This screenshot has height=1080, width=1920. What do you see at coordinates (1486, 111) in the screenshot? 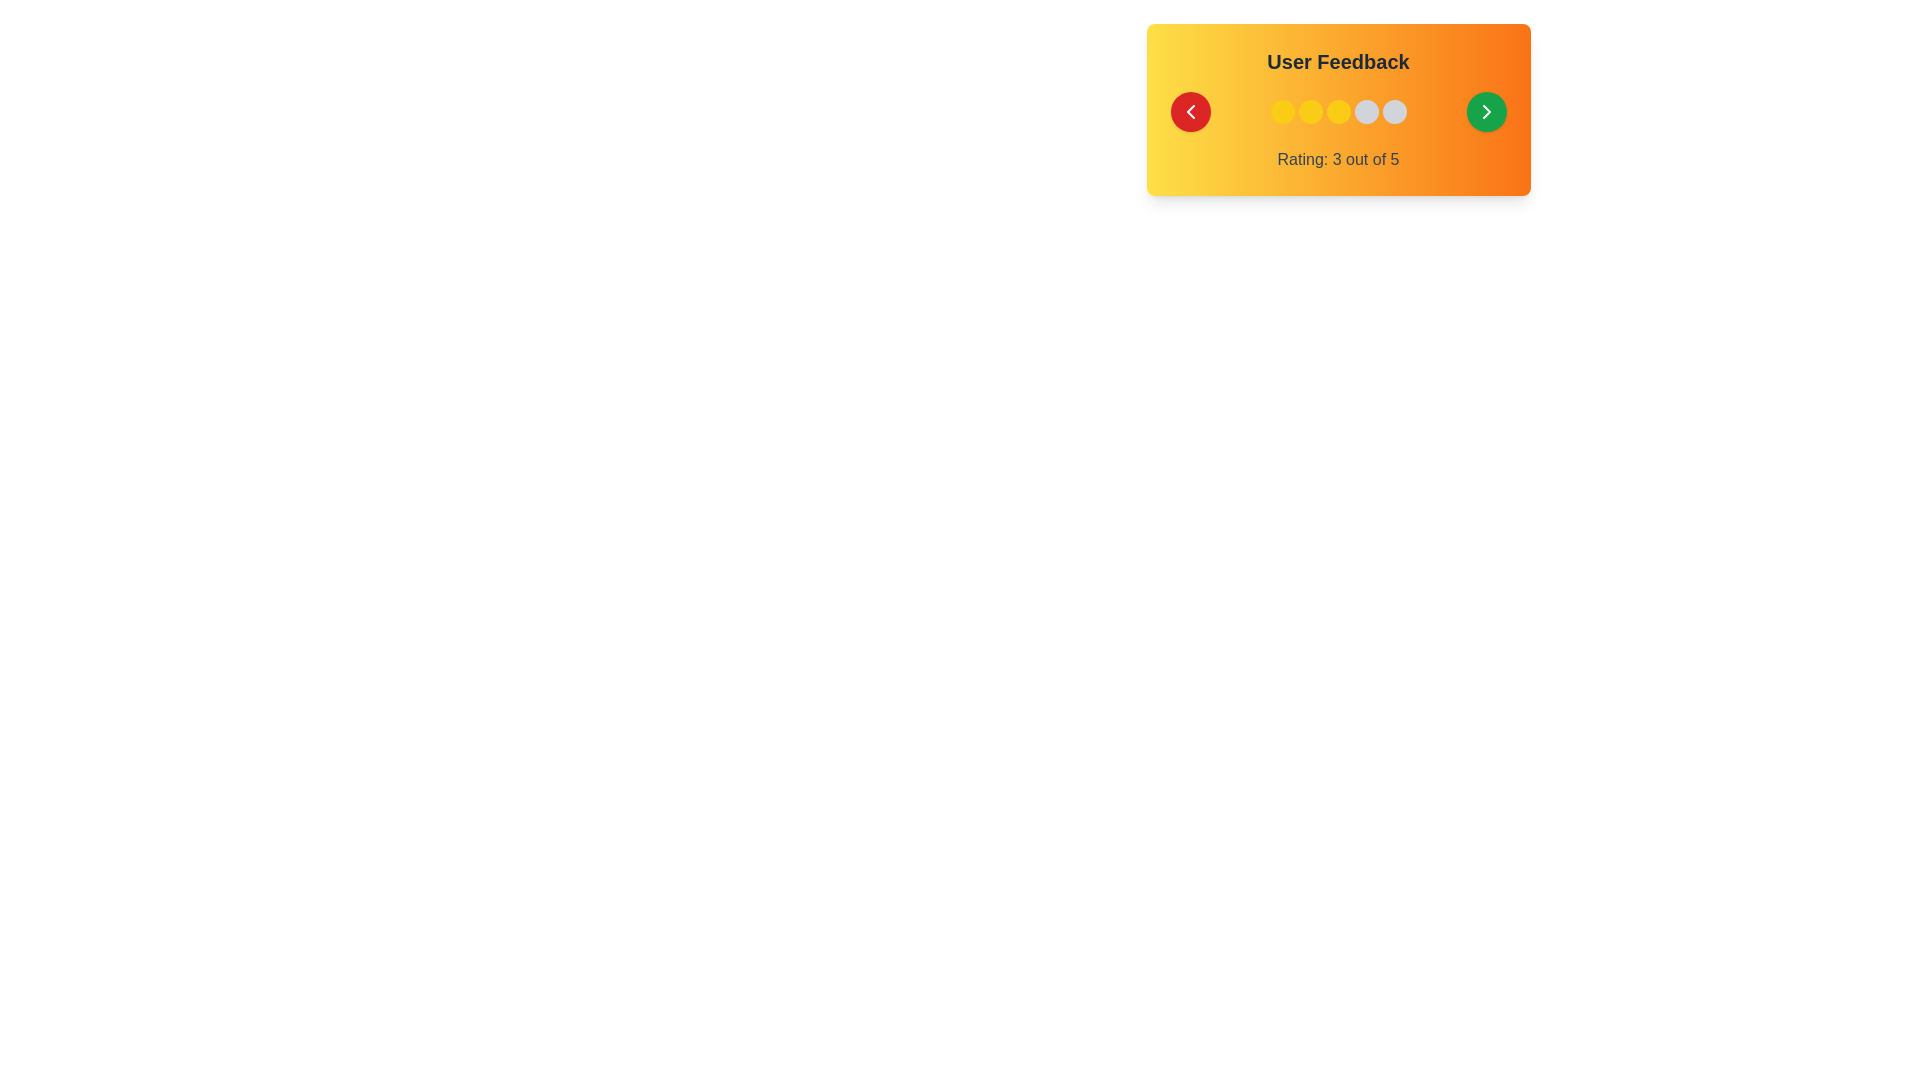
I see `the chevron-shaped icon embedded within the circular green button in the 'User Feedback' section to observe the hover effect` at bounding box center [1486, 111].